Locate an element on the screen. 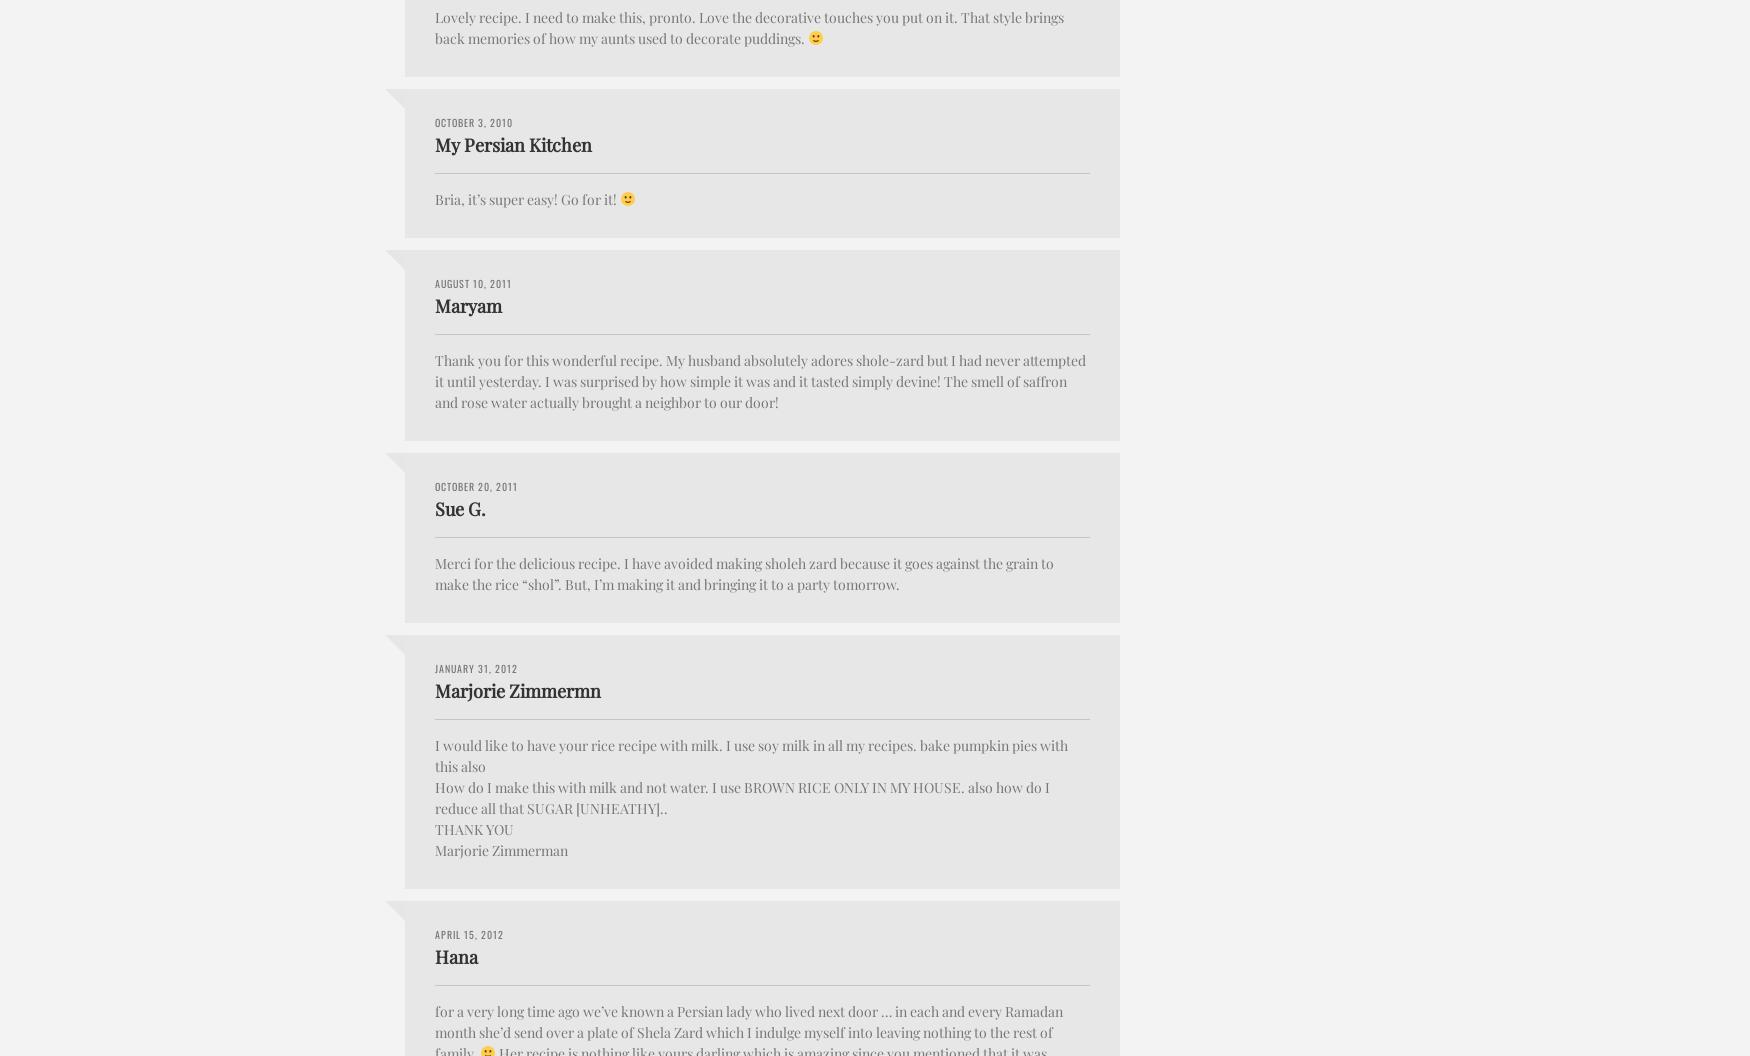 This screenshot has width=1750, height=1056. 'January 31, 2012' is located at coordinates (476, 667).